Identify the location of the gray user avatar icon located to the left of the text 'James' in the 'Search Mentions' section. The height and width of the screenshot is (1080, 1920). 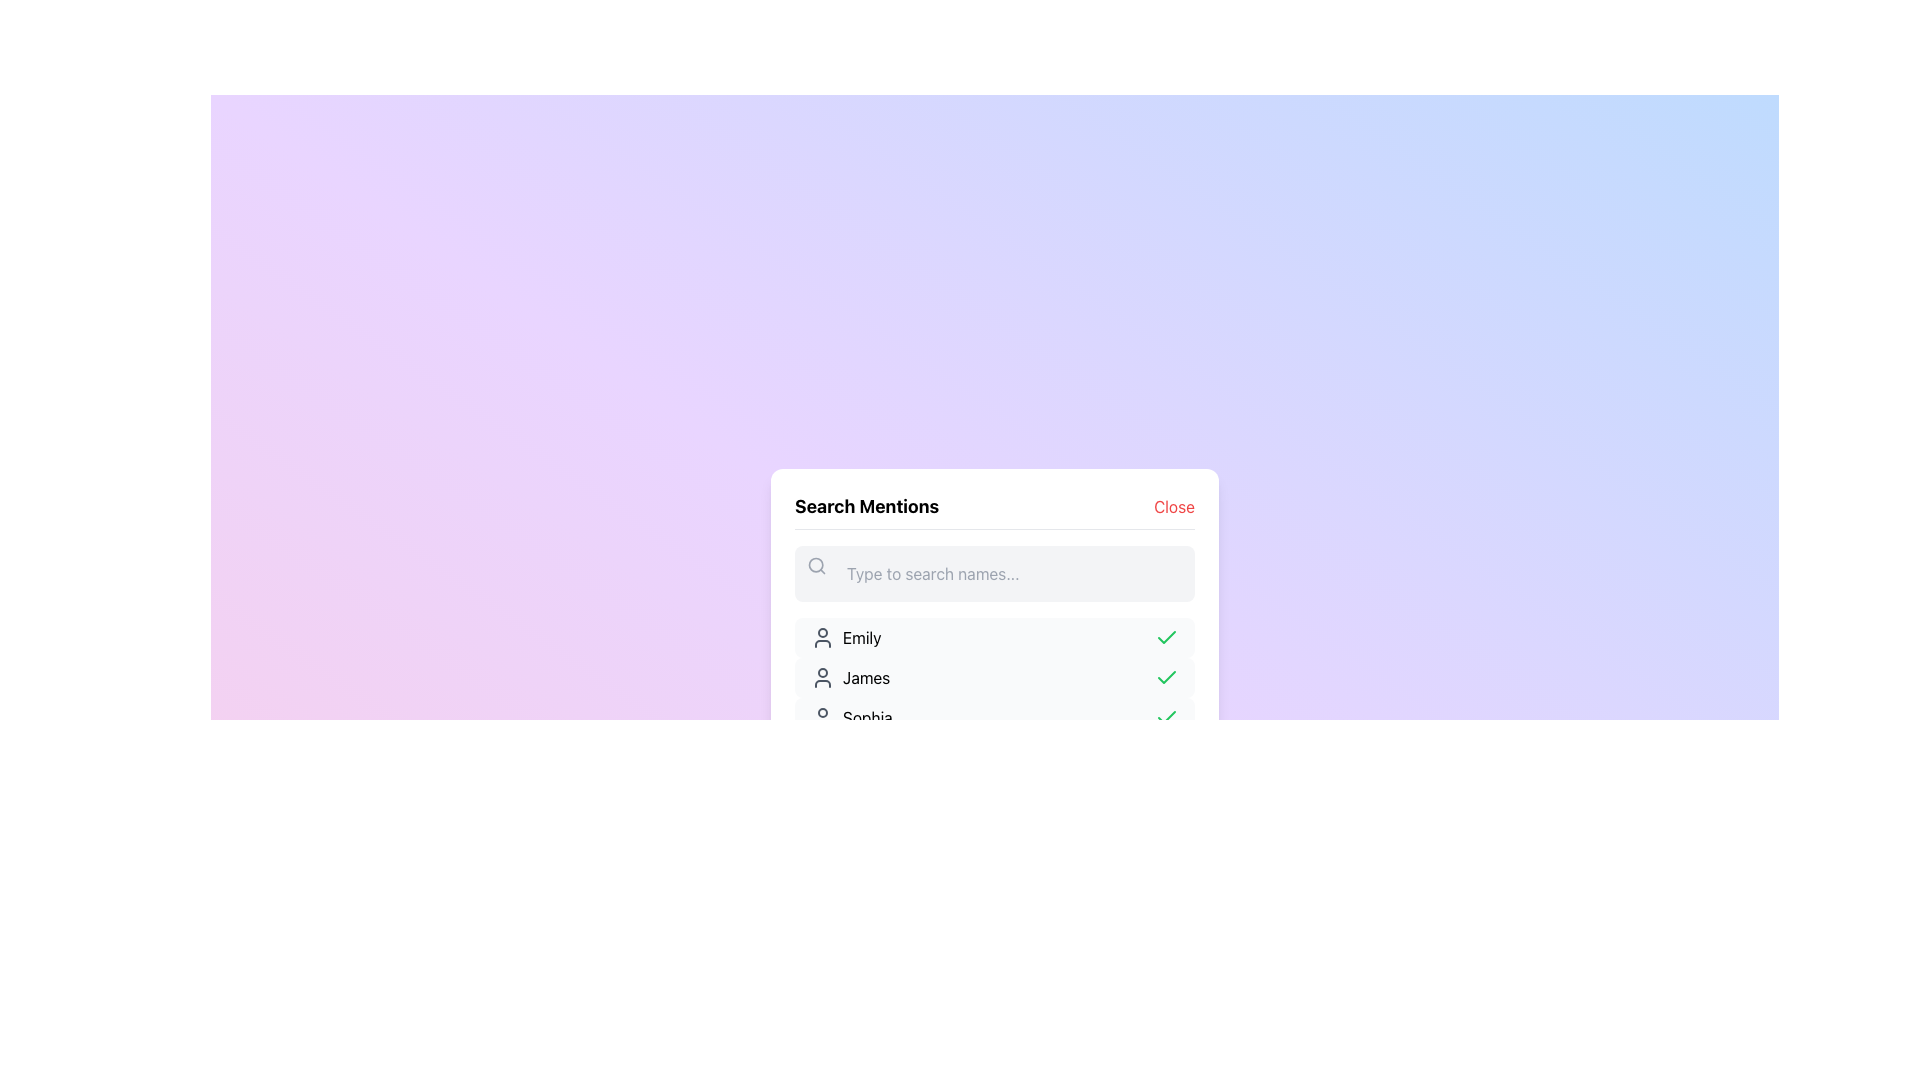
(822, 676).